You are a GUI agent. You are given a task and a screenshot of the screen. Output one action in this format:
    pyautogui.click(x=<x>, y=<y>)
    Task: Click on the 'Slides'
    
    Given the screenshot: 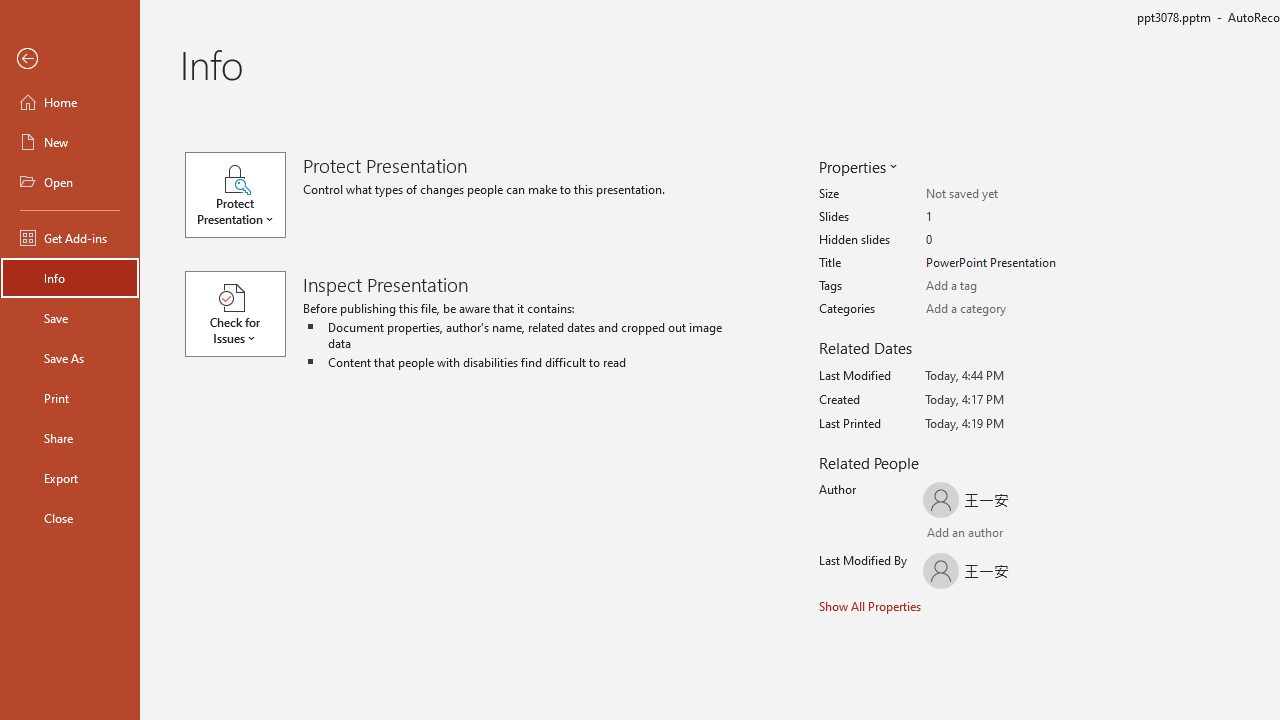 What is the action you would take?
    pyautogui.click(x=1004, y=217)
    